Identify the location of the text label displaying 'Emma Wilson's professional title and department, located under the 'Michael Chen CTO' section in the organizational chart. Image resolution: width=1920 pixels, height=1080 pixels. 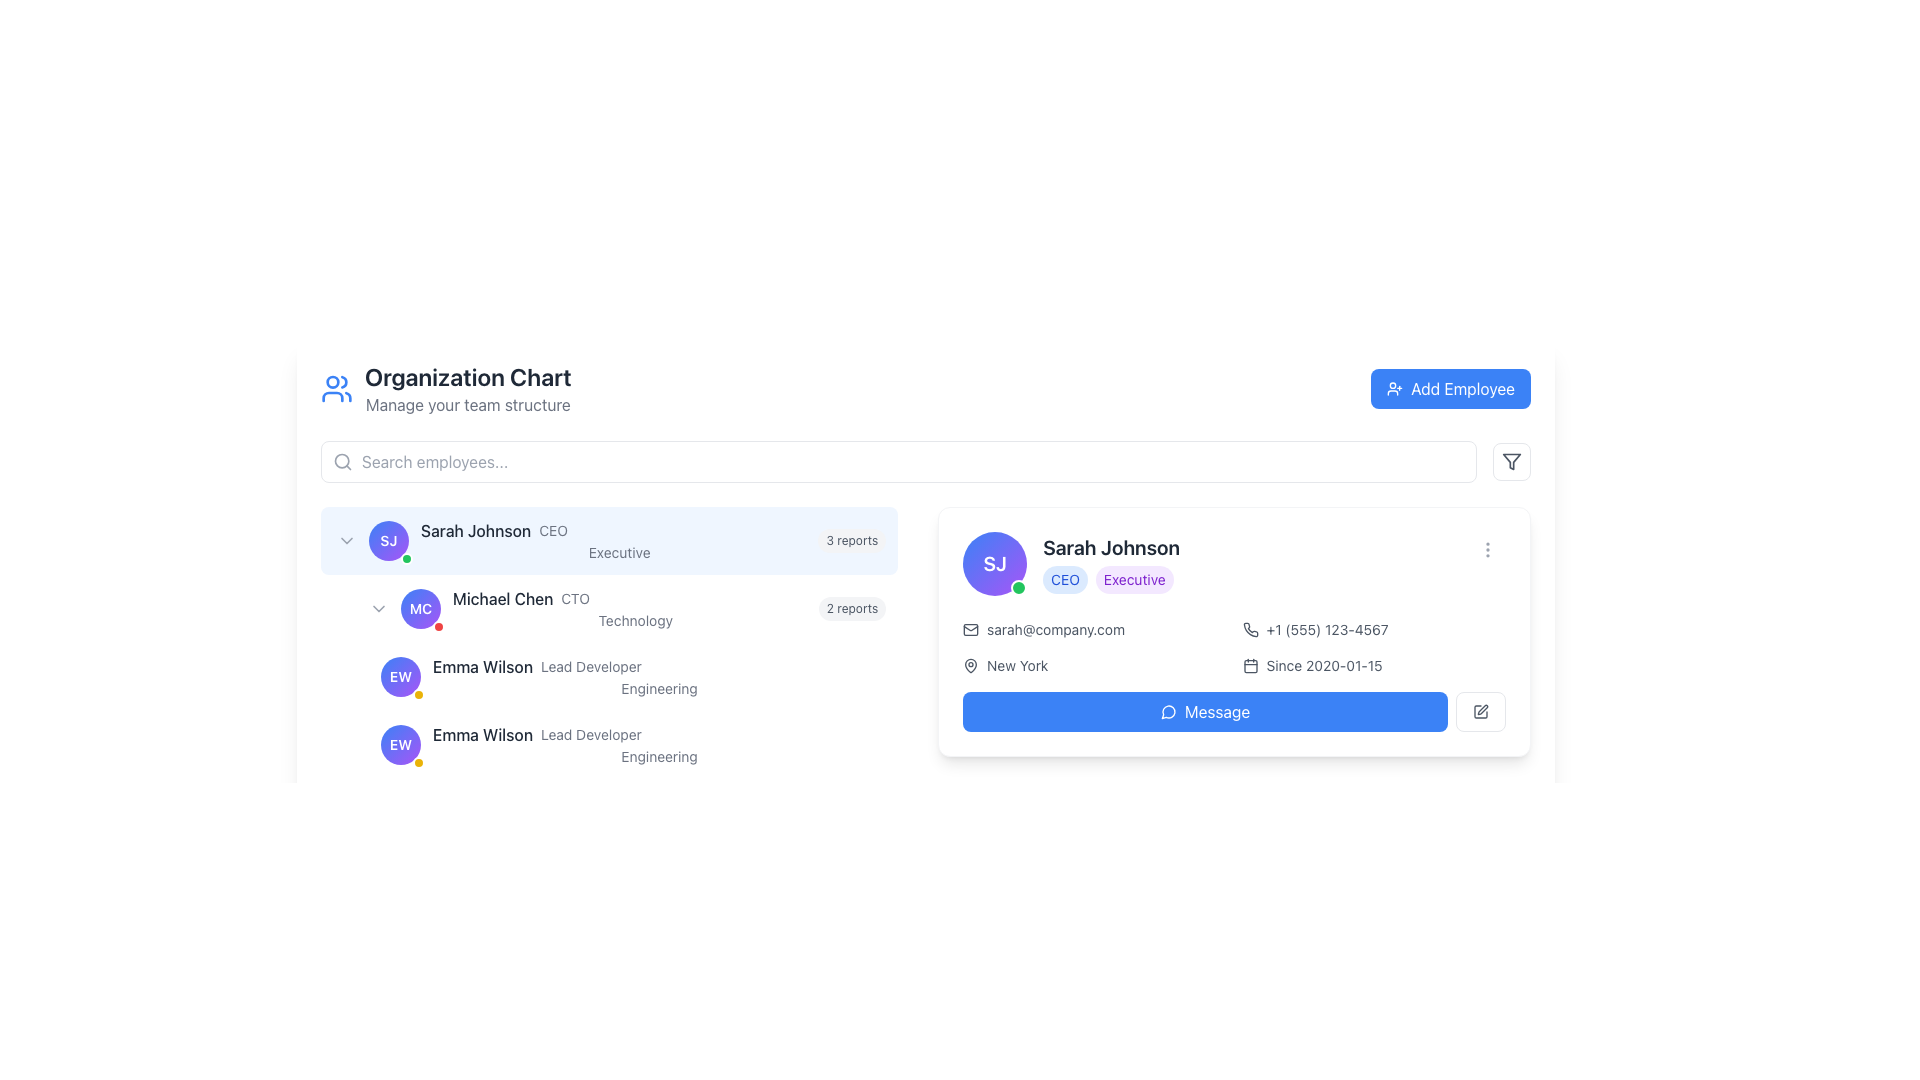
(659, 744).